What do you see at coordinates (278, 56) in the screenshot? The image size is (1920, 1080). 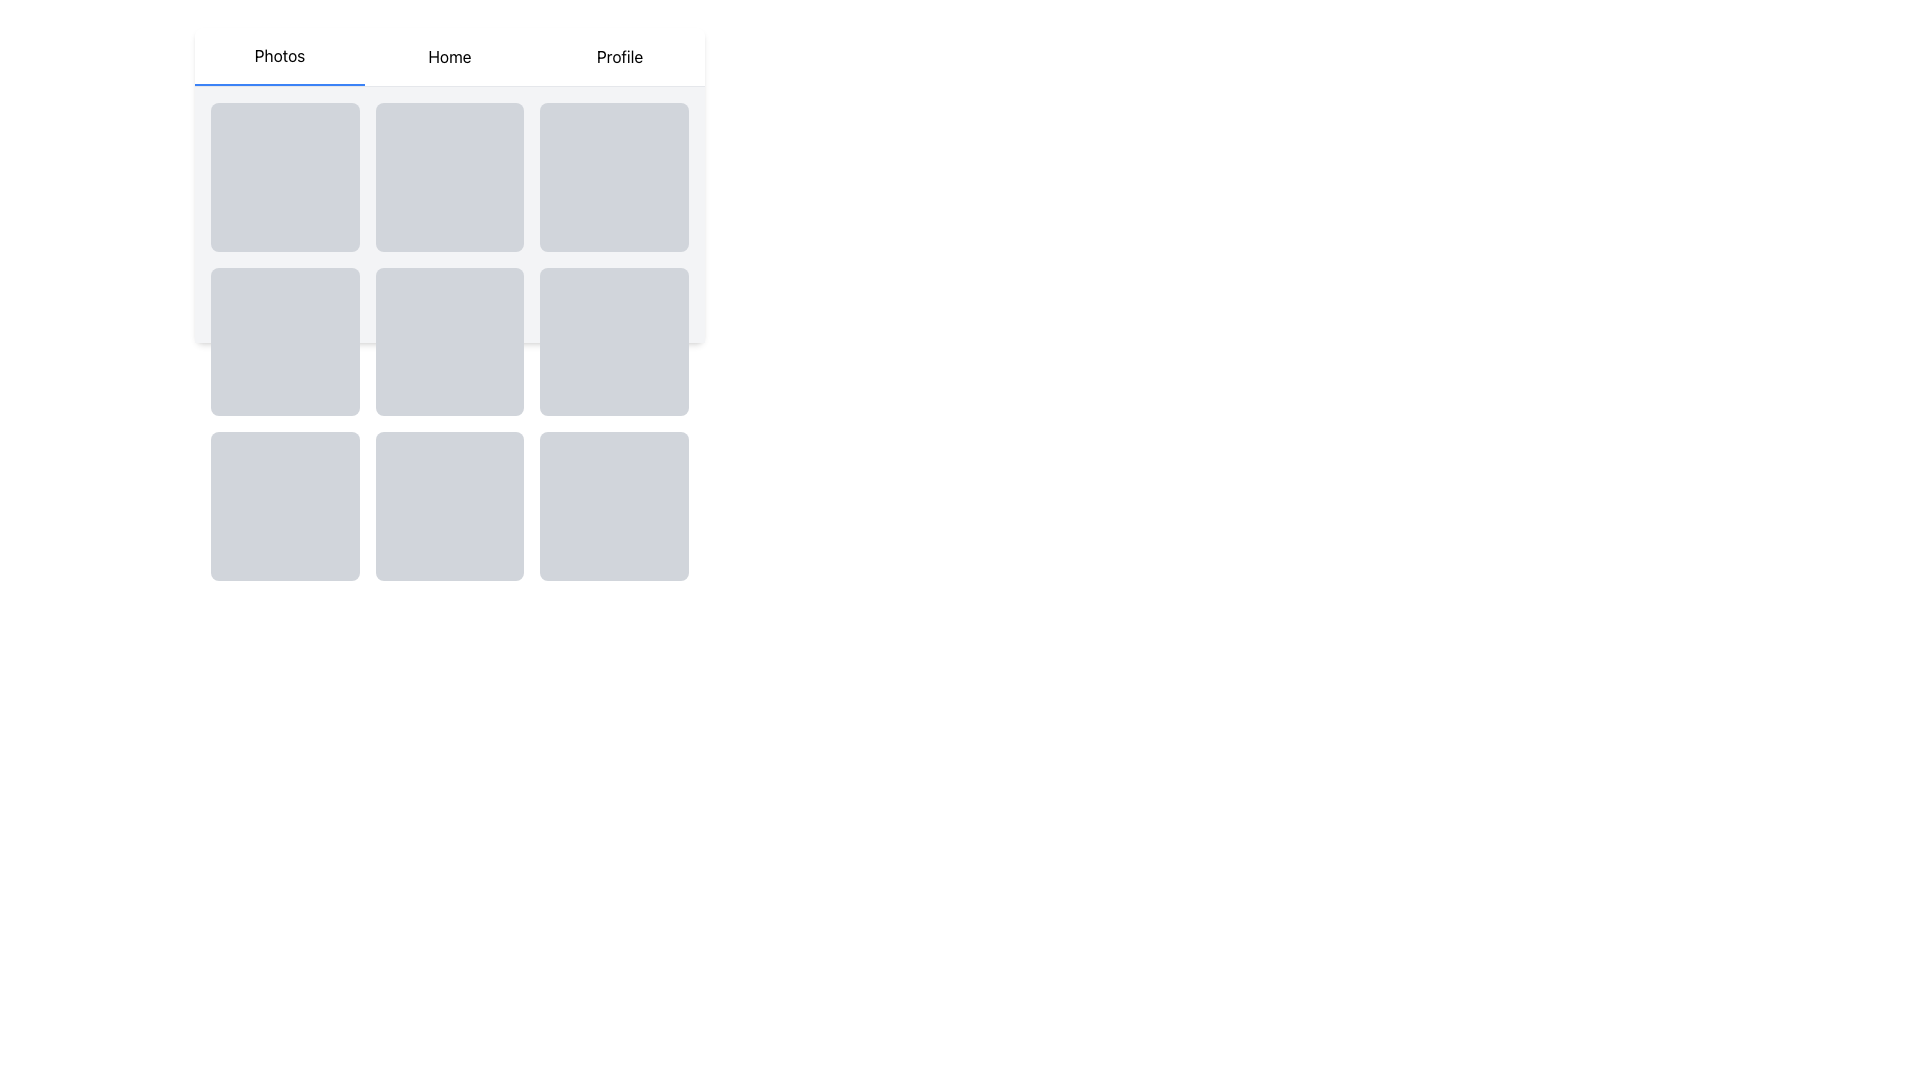 I see `the 'Photos' tab, which is a bold text label with a blue bottom border` at bounding box center [278, 56].